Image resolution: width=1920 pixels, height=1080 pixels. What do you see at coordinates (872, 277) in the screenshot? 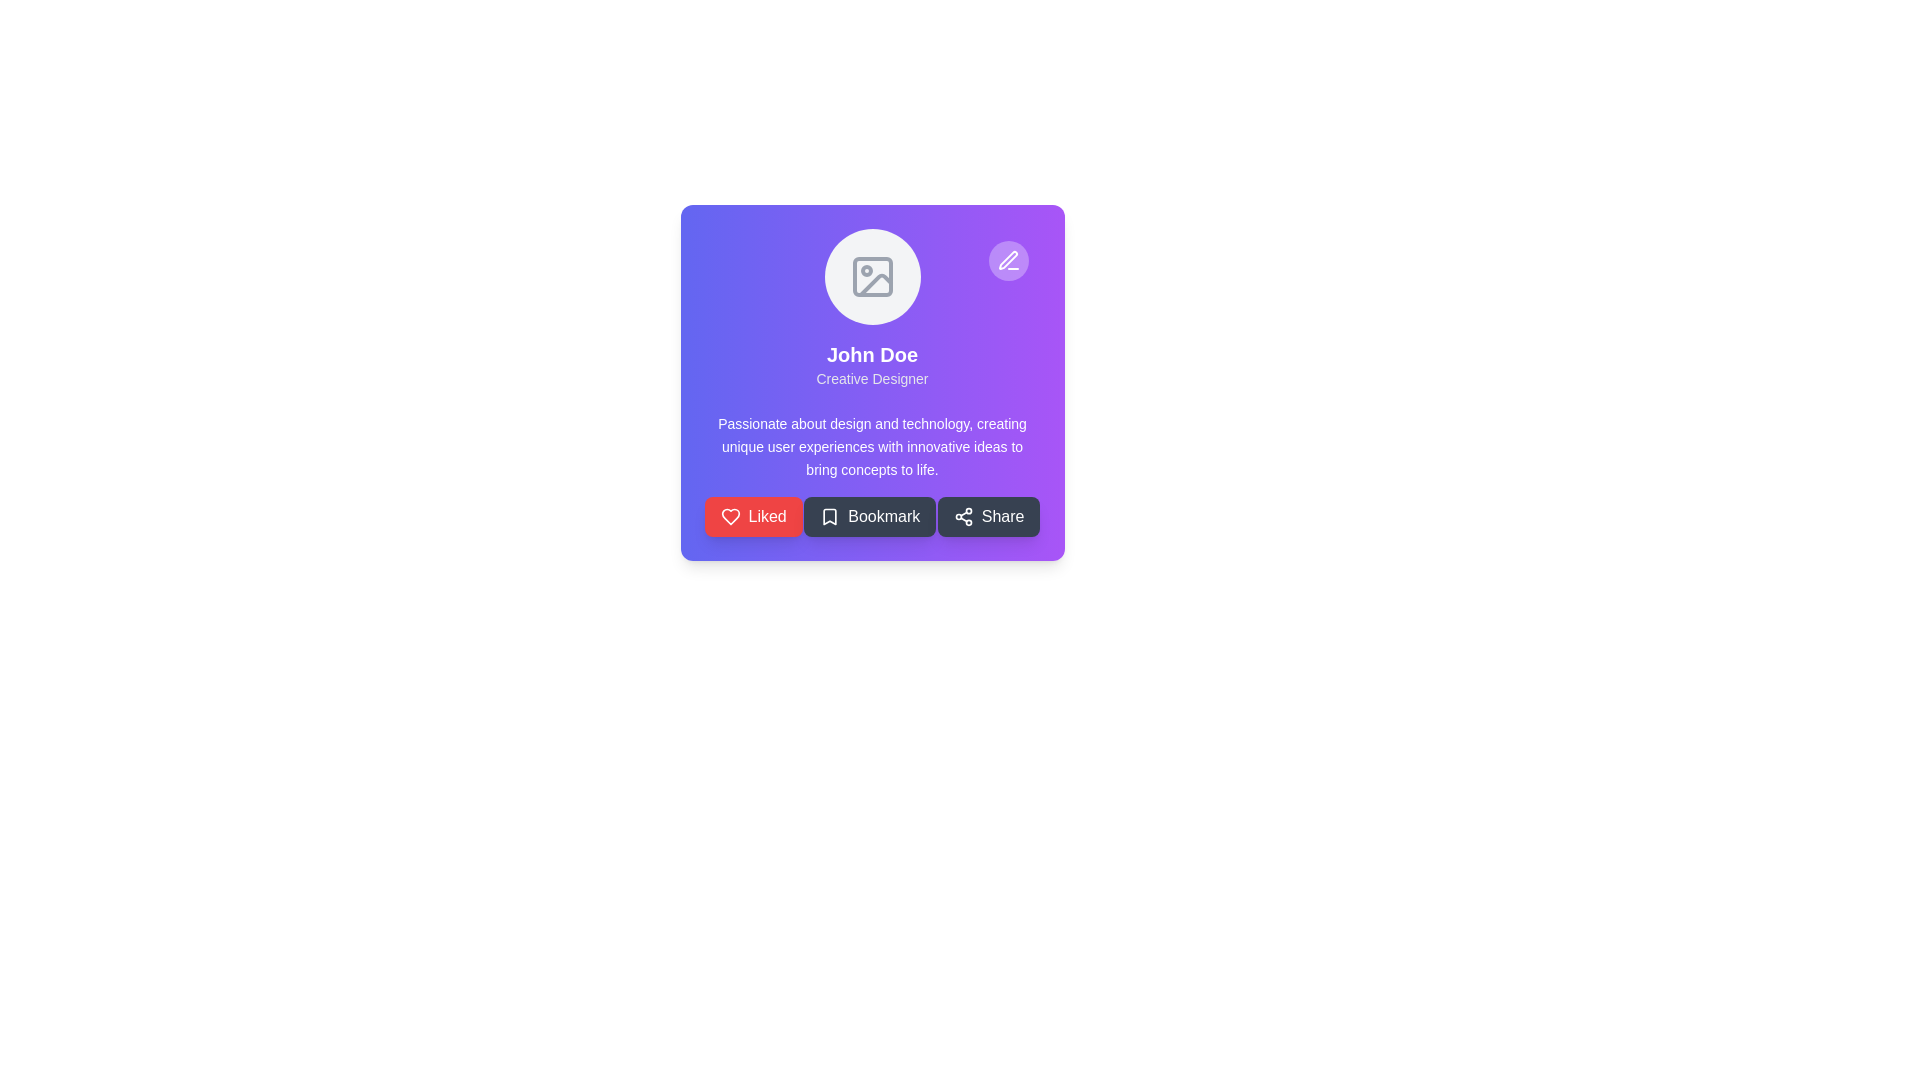
I see `the SVG-based image icon with a gray outline located at the center of the circular profile image placeholder on the user profile card` at bounding box center [872, 277].